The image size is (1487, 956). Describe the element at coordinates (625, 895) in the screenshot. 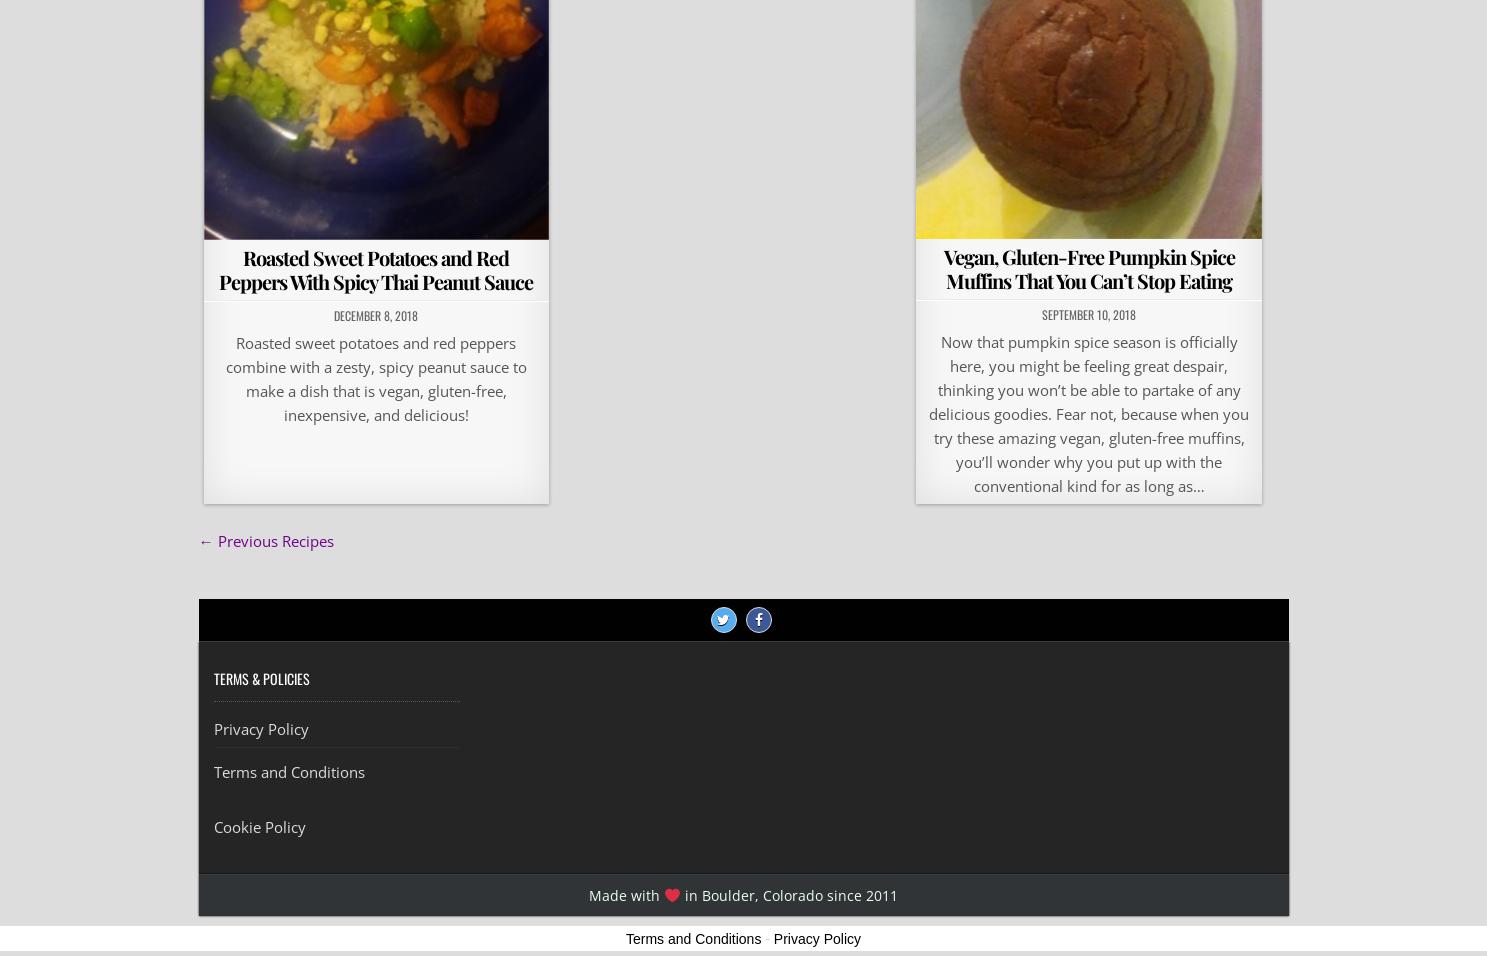

I see `'Made with'` at that location.